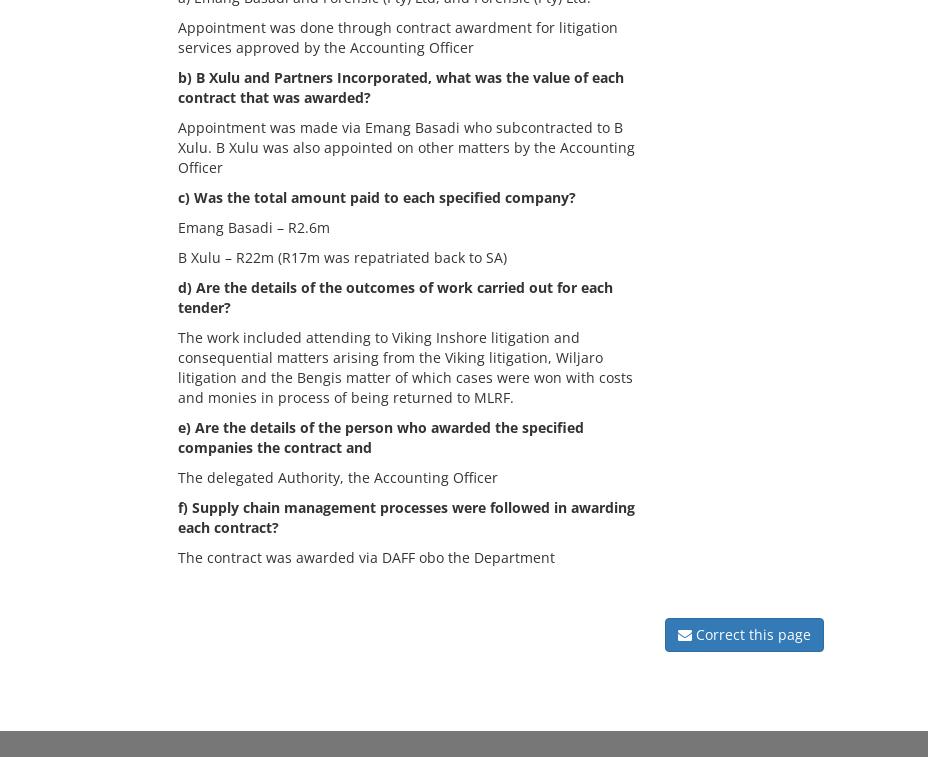 The image size is (928, 757). I want to click on 'd) Are the details of the outcomes of work carried out for each tender?', so click(395, 296).